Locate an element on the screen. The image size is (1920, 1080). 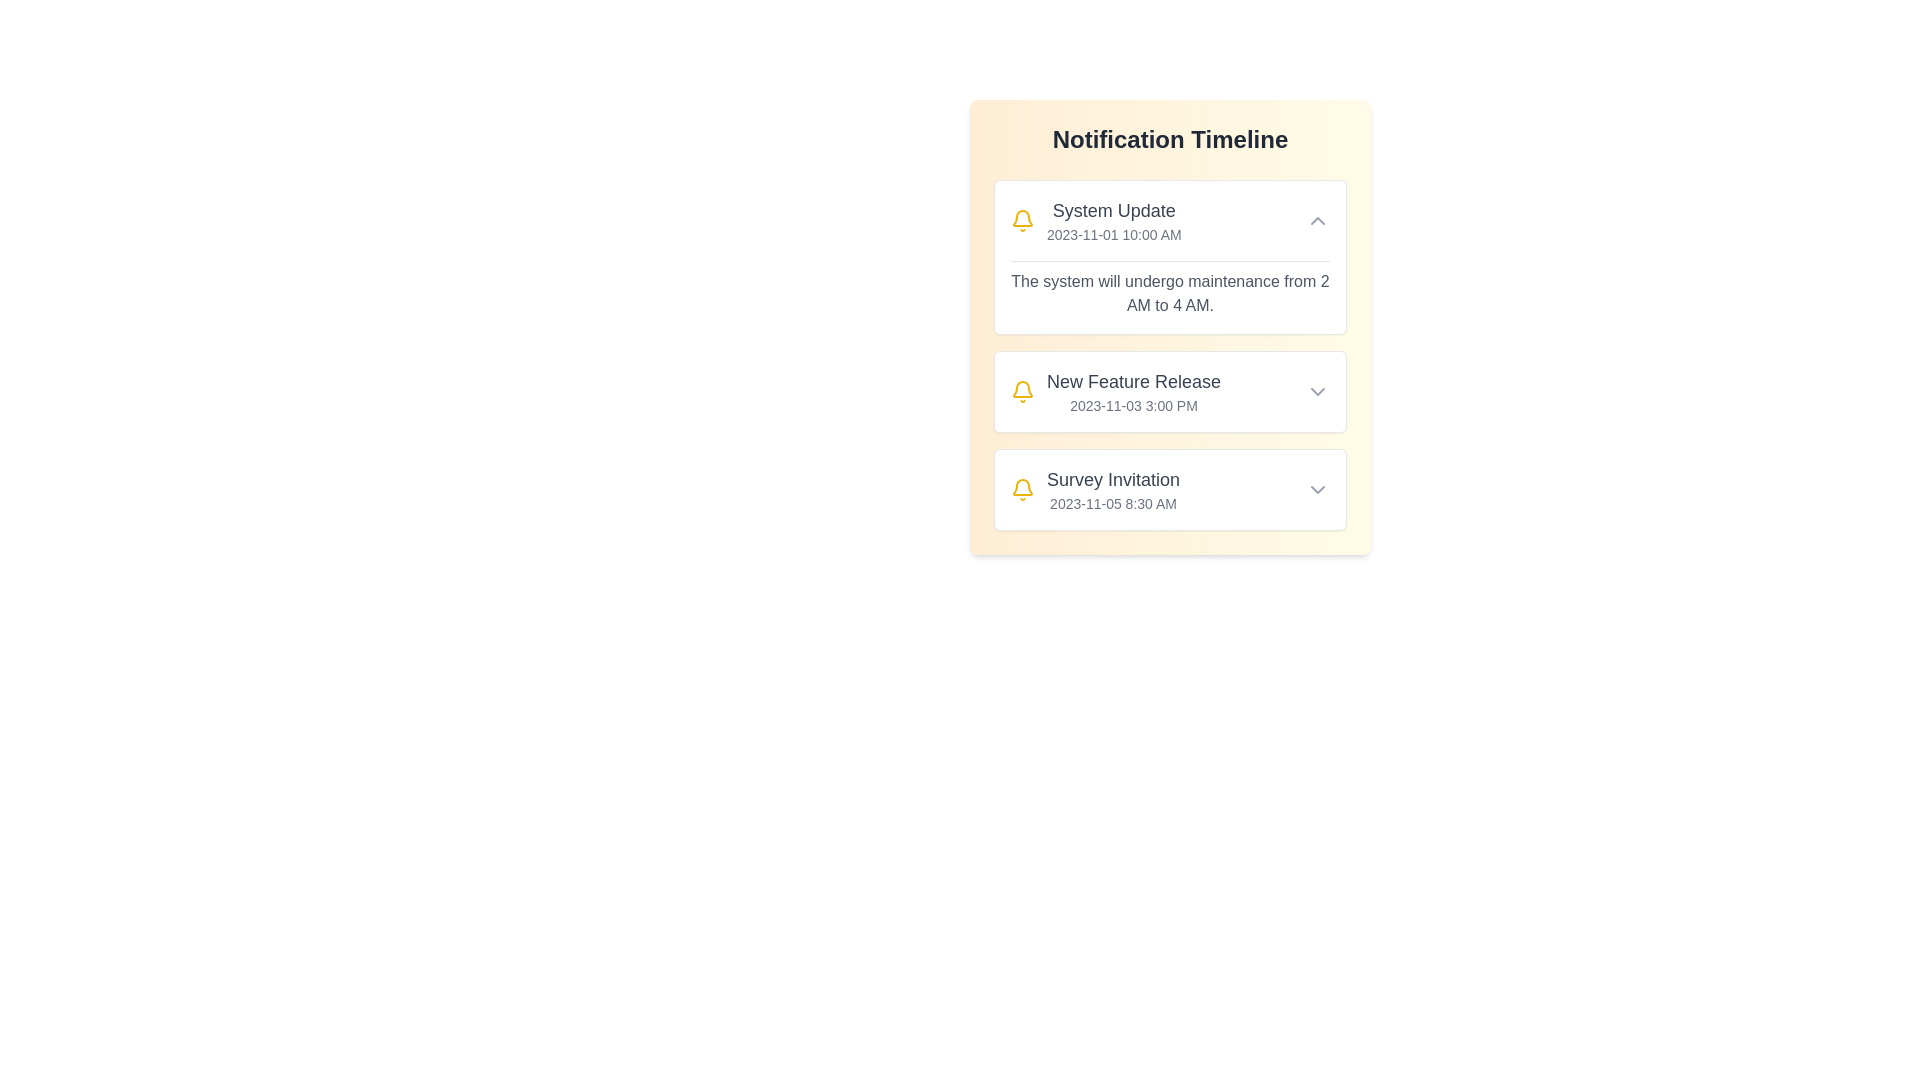
on the header notification entry that indicates a system update, displaying the title and timestamp is located at coordinates (1094, 220).